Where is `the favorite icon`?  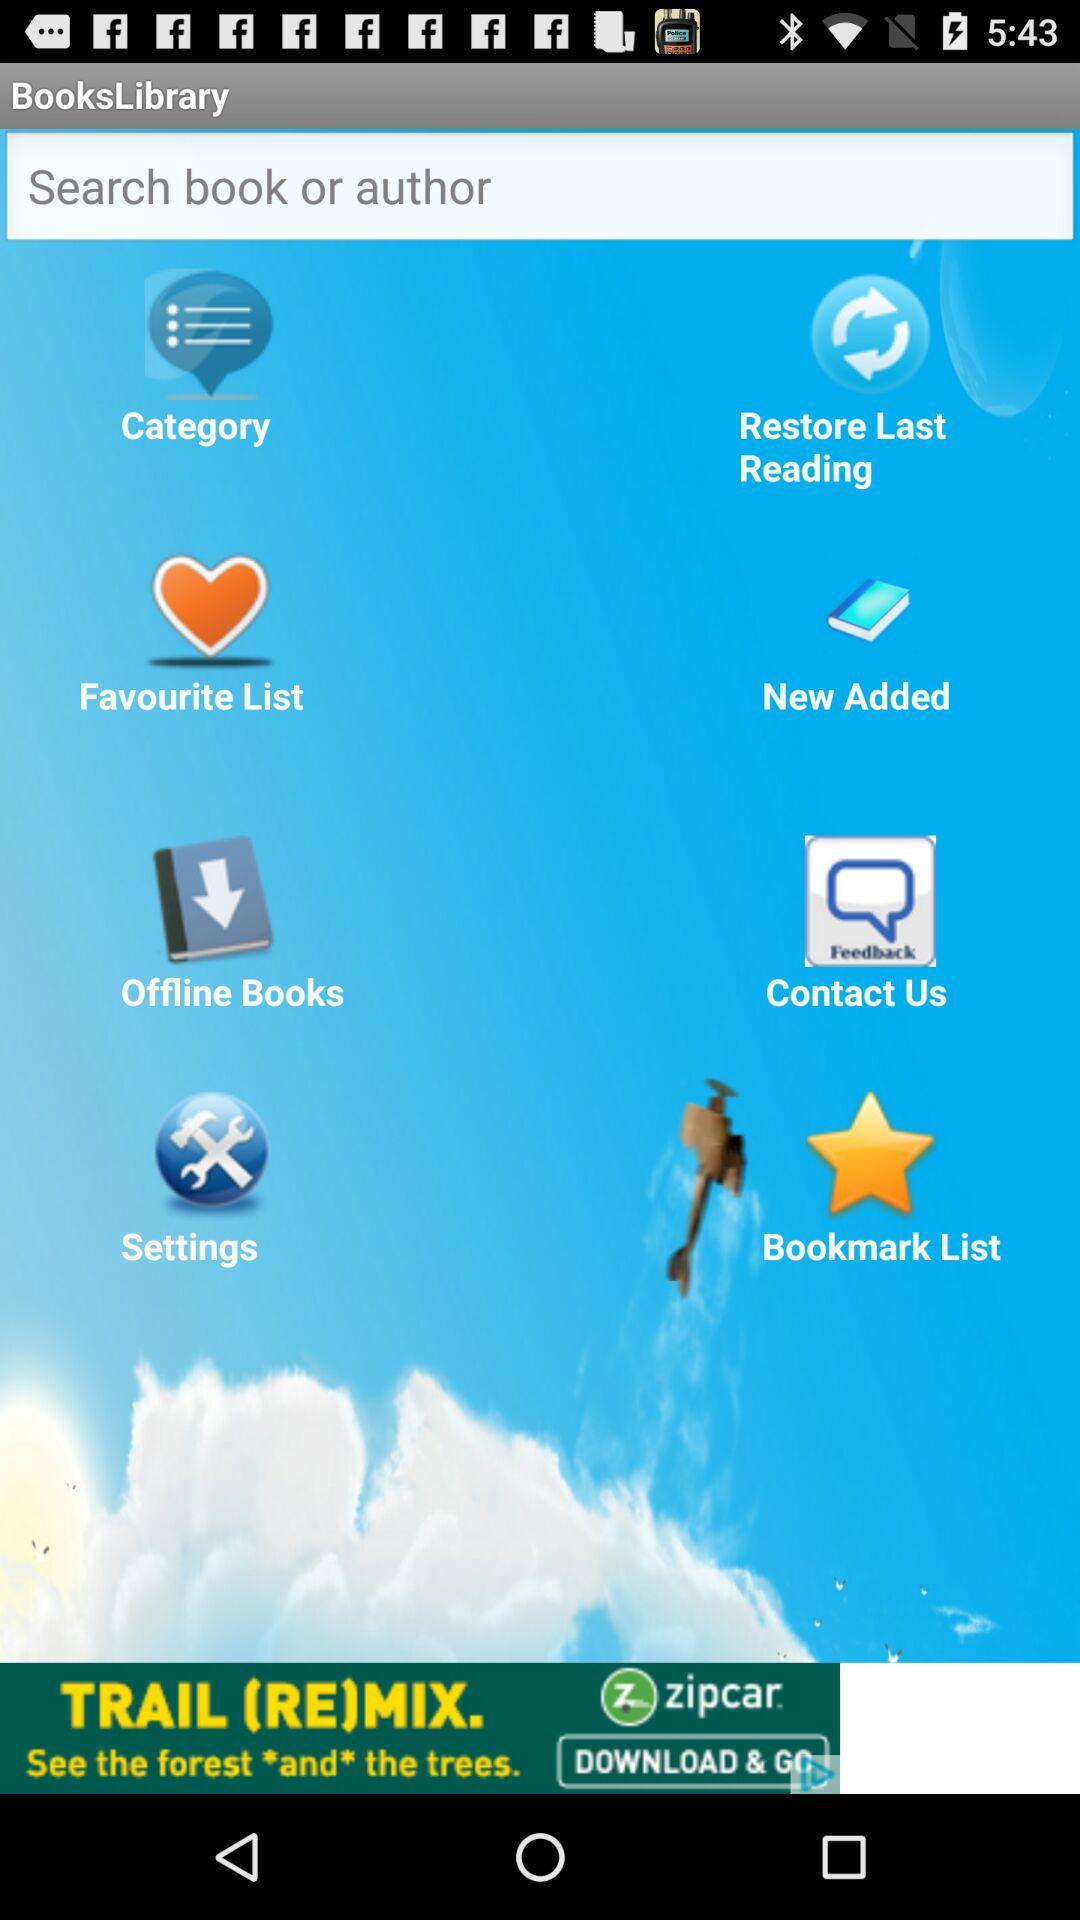
the favorite icon is located at coordinates (209, 647).